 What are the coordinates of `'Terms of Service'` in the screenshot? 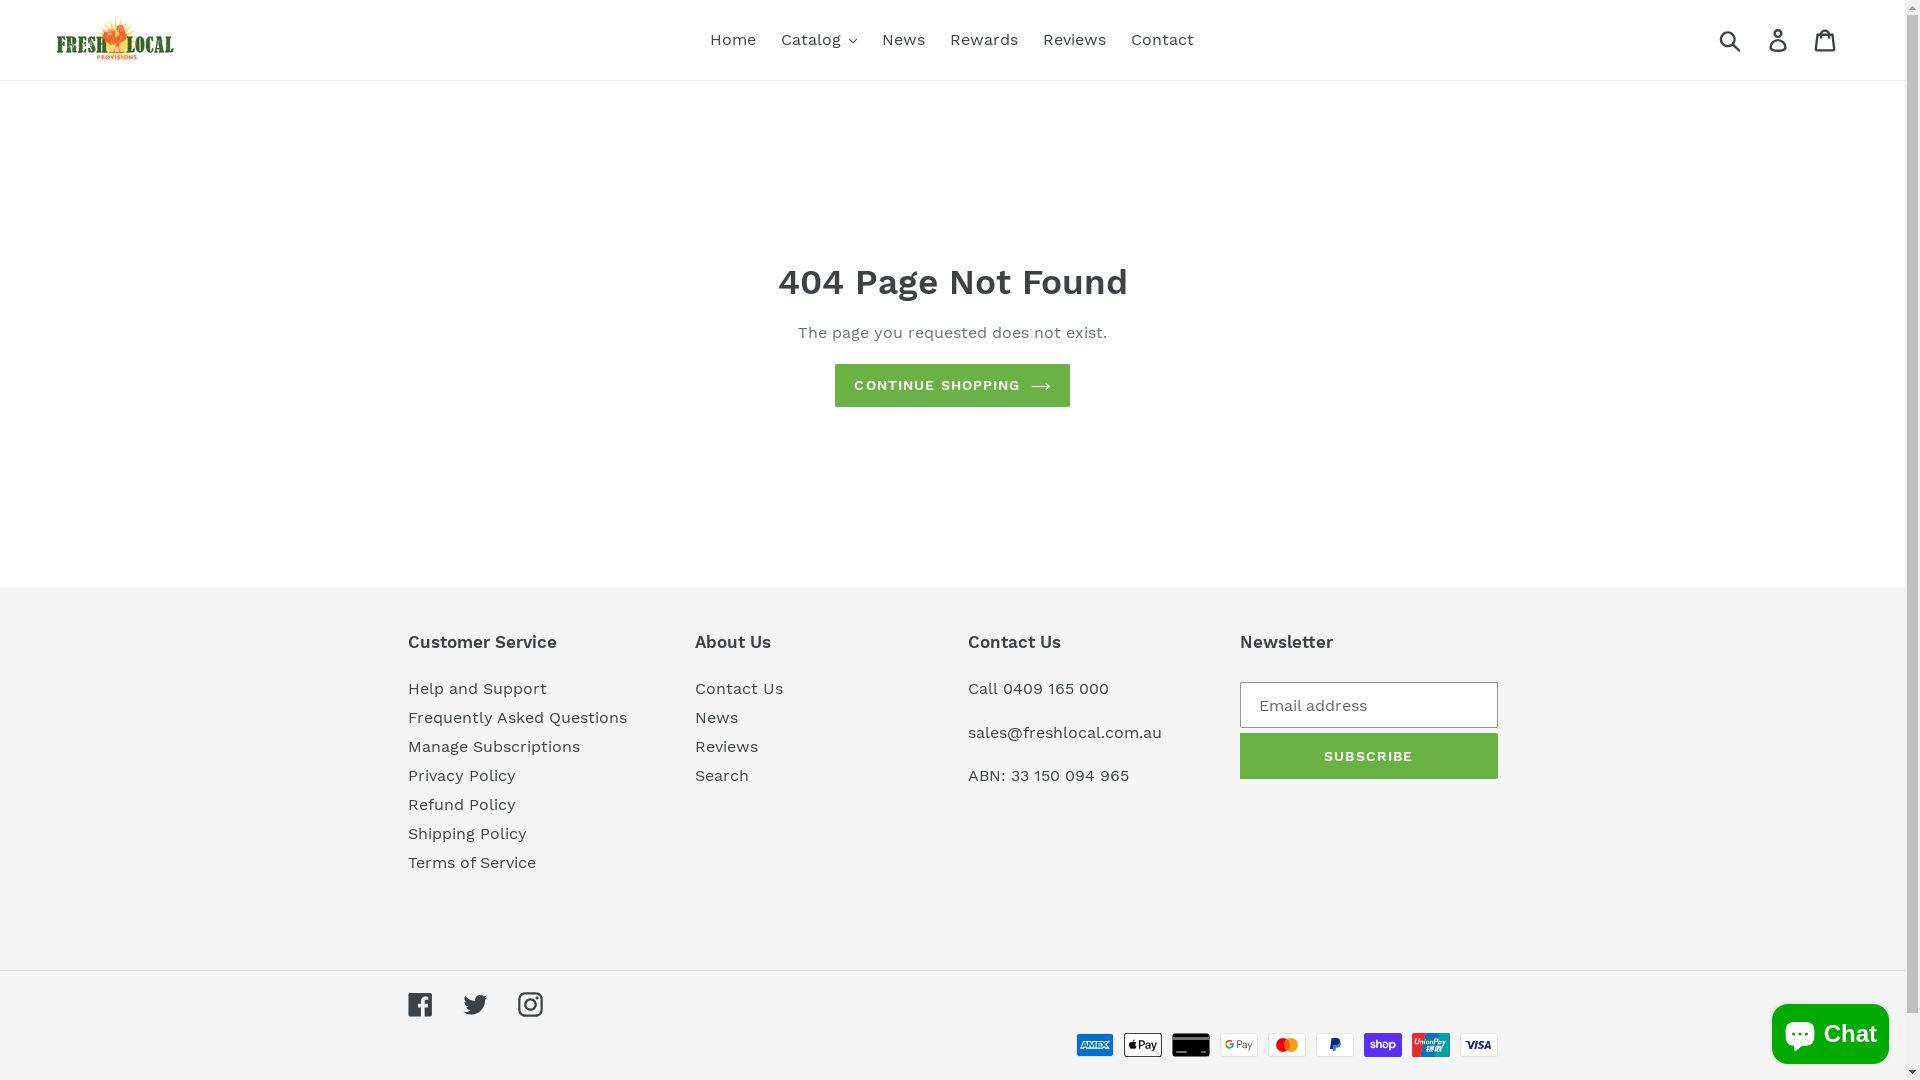 It's located at (407, 861).